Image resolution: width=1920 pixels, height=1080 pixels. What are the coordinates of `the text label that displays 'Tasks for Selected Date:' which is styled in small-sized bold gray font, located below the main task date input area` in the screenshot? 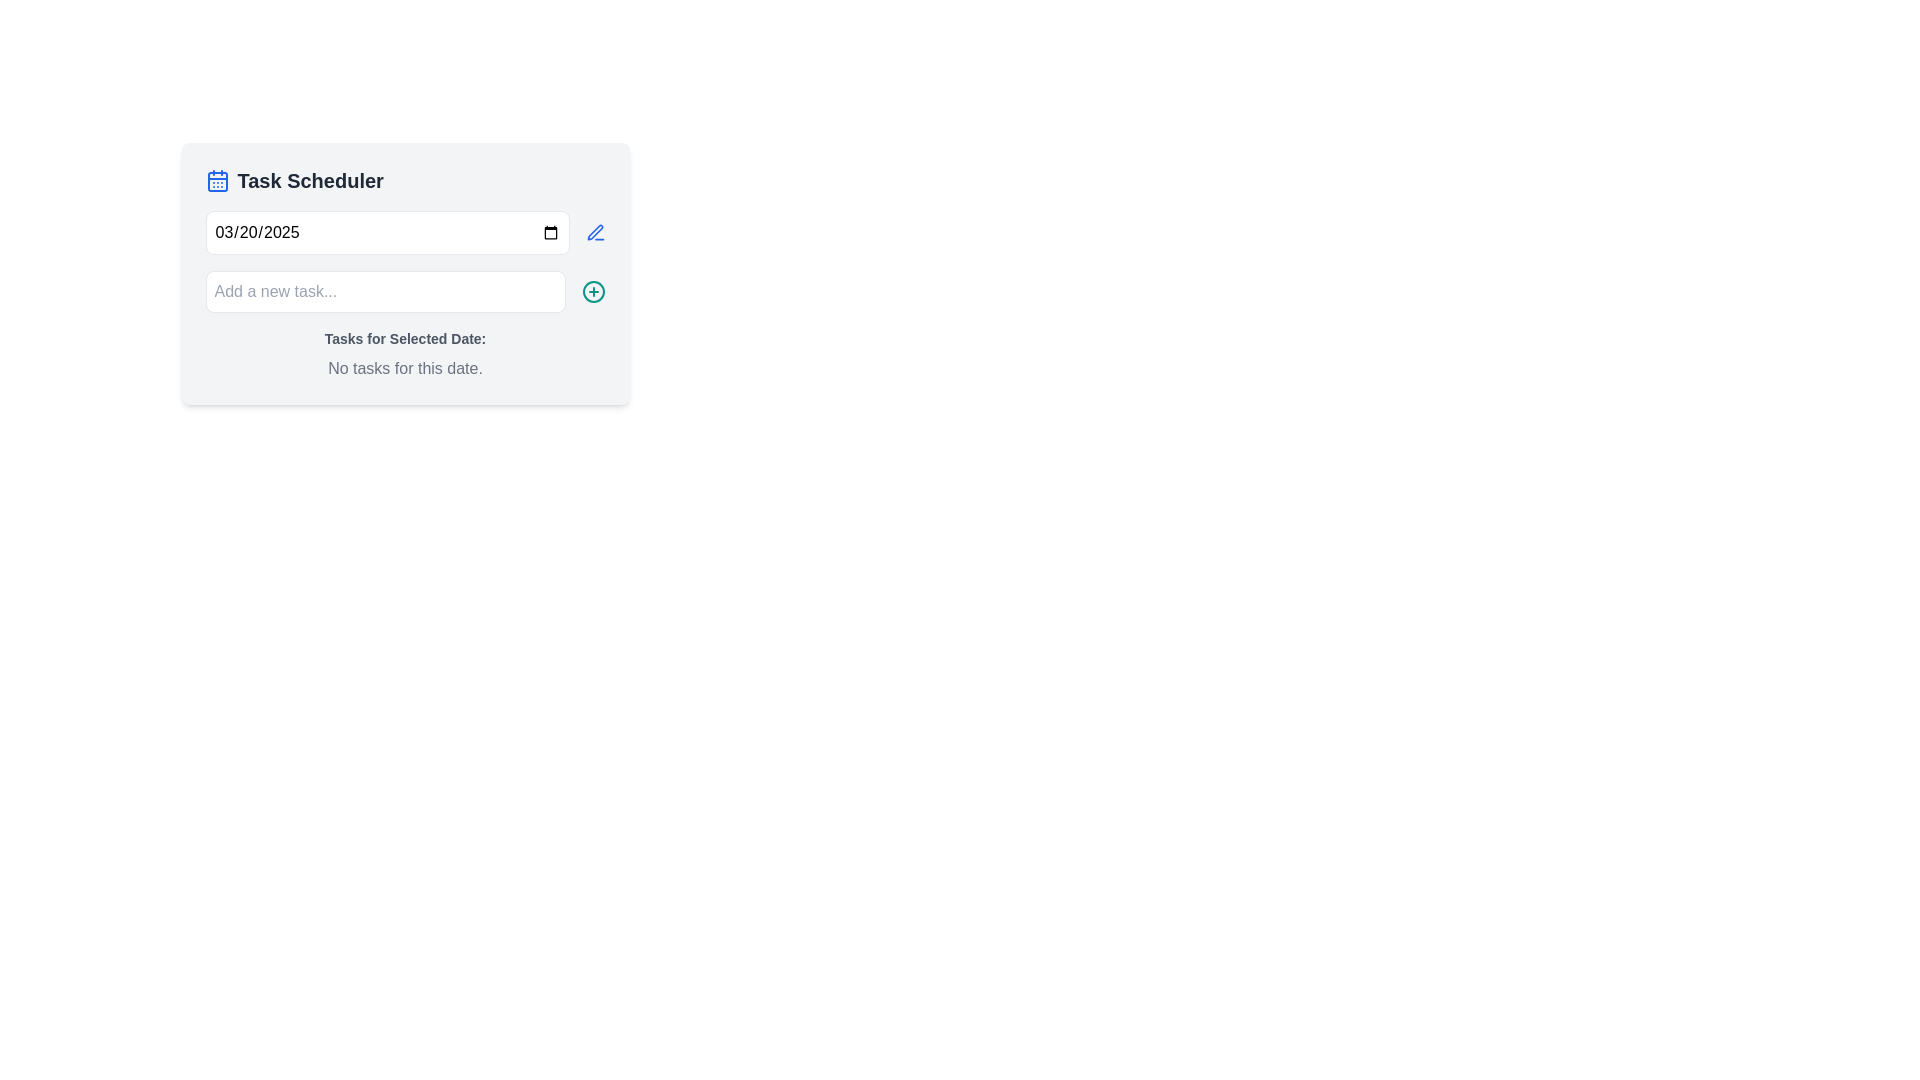 It's located at (404, 338).